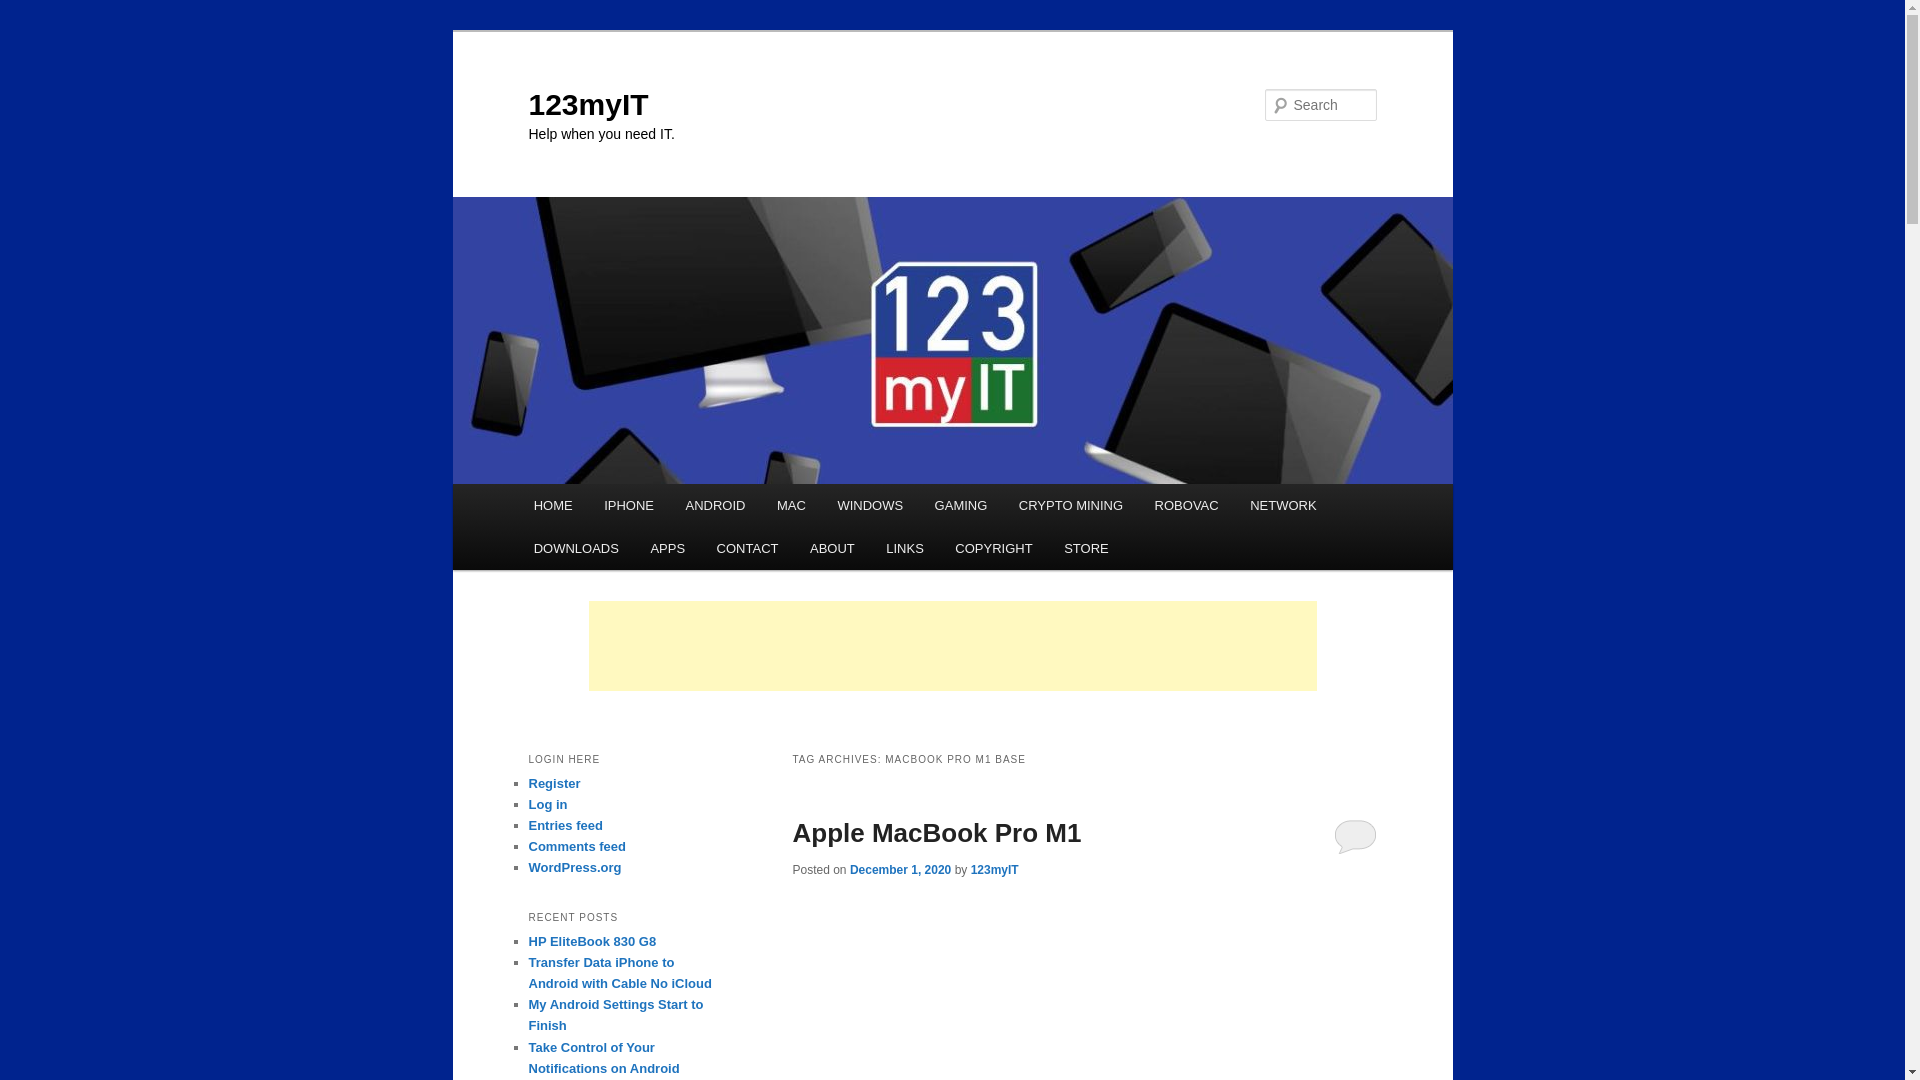 The image size is (1920, 1080). Describe the element at coordinates (627, 504) in the screenshot. I see `'IPHONE'` at that location.